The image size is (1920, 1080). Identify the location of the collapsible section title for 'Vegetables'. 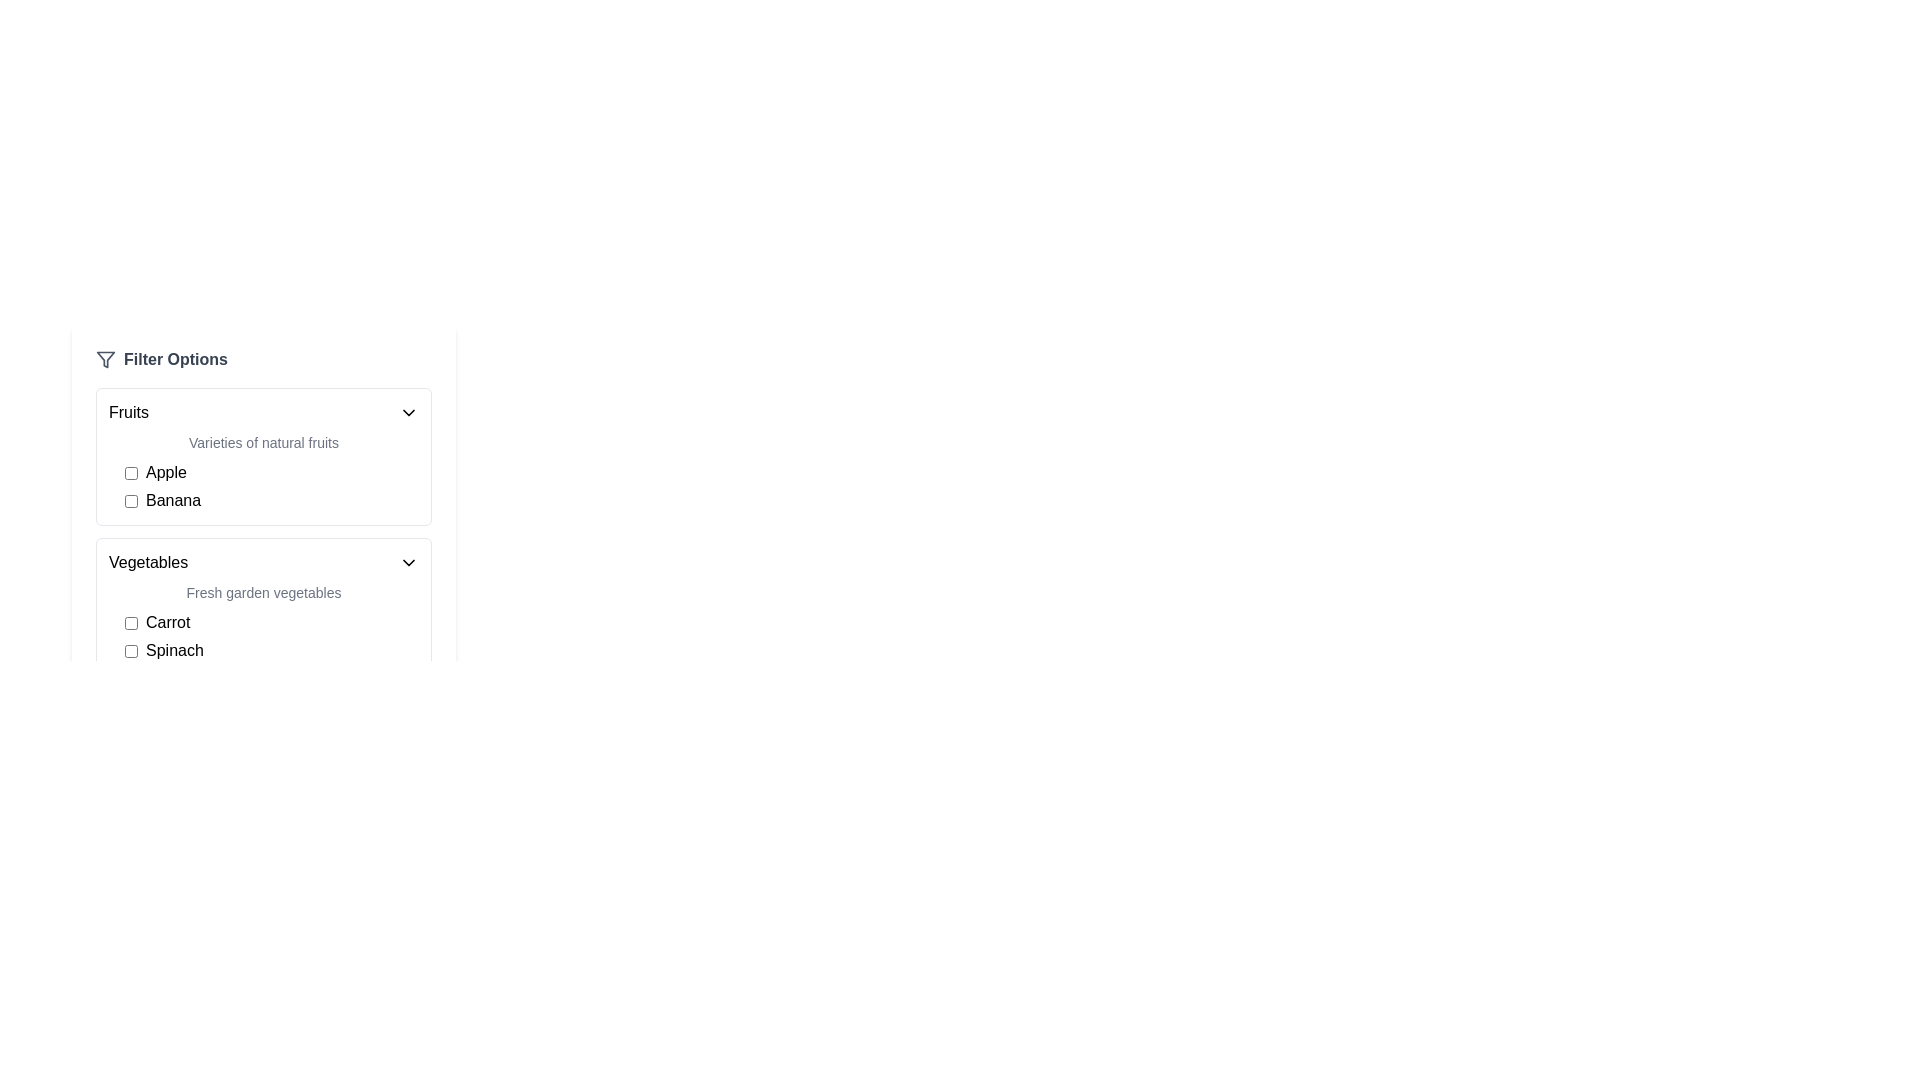
(263, 563).